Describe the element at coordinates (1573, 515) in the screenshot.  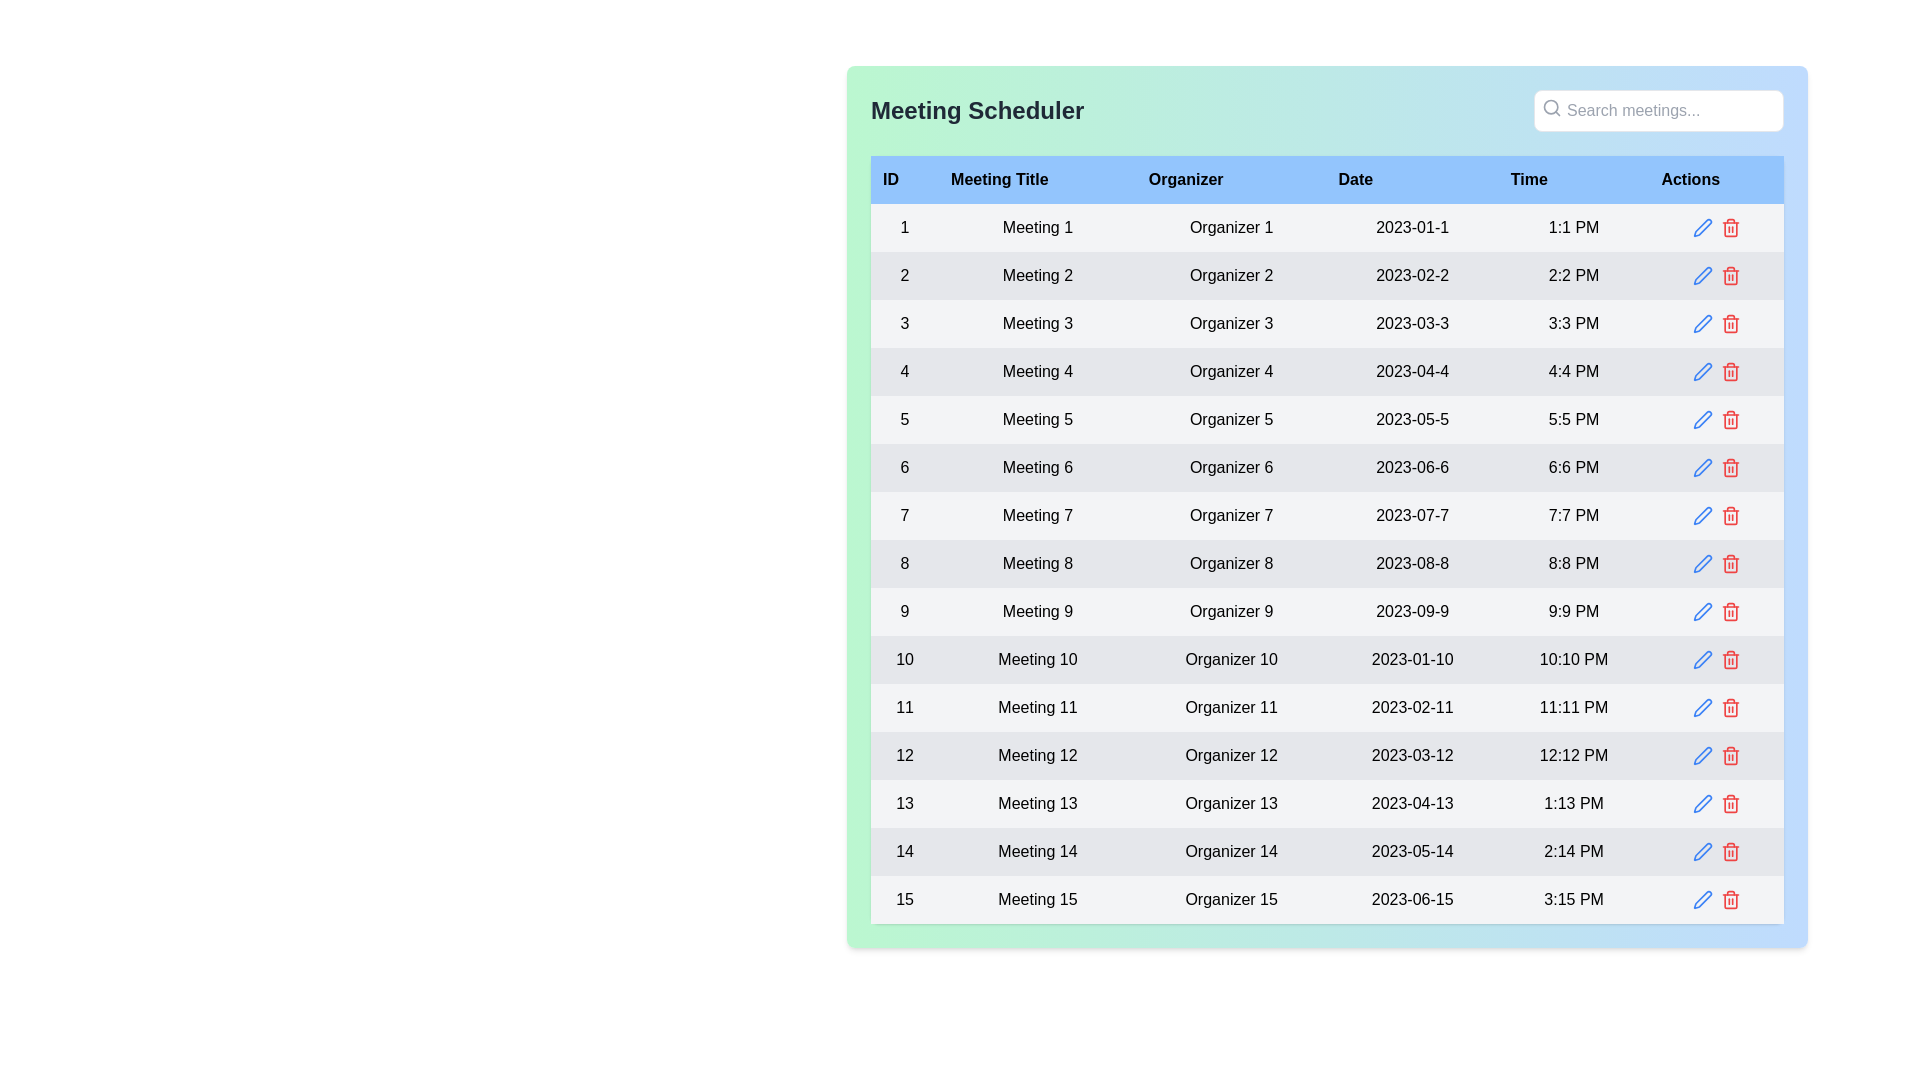
I see `the Text Label displaying the scheduled time for the meeting in the seventh row of the 'Meeting Scheduler' table` at that location.